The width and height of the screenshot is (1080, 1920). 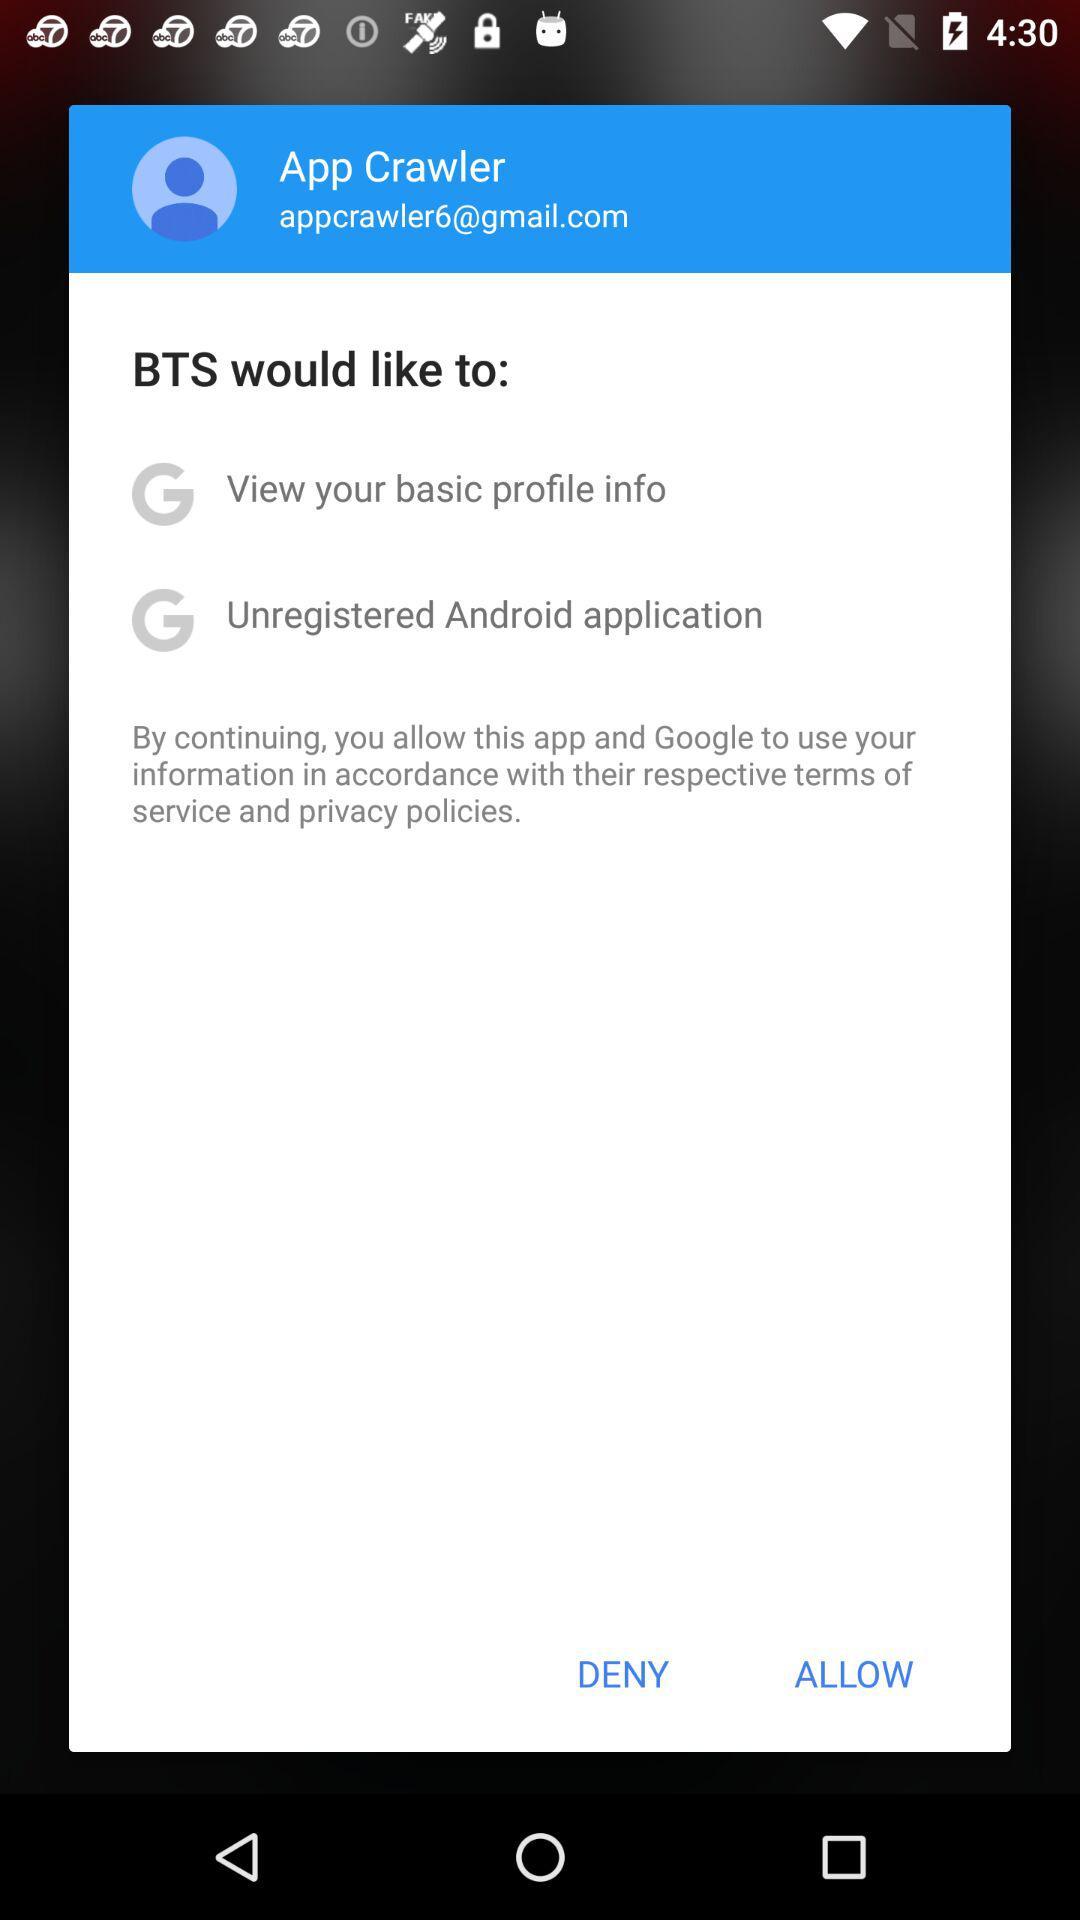 I want to click on icon above the bts would like, so click(x=184, y=188).